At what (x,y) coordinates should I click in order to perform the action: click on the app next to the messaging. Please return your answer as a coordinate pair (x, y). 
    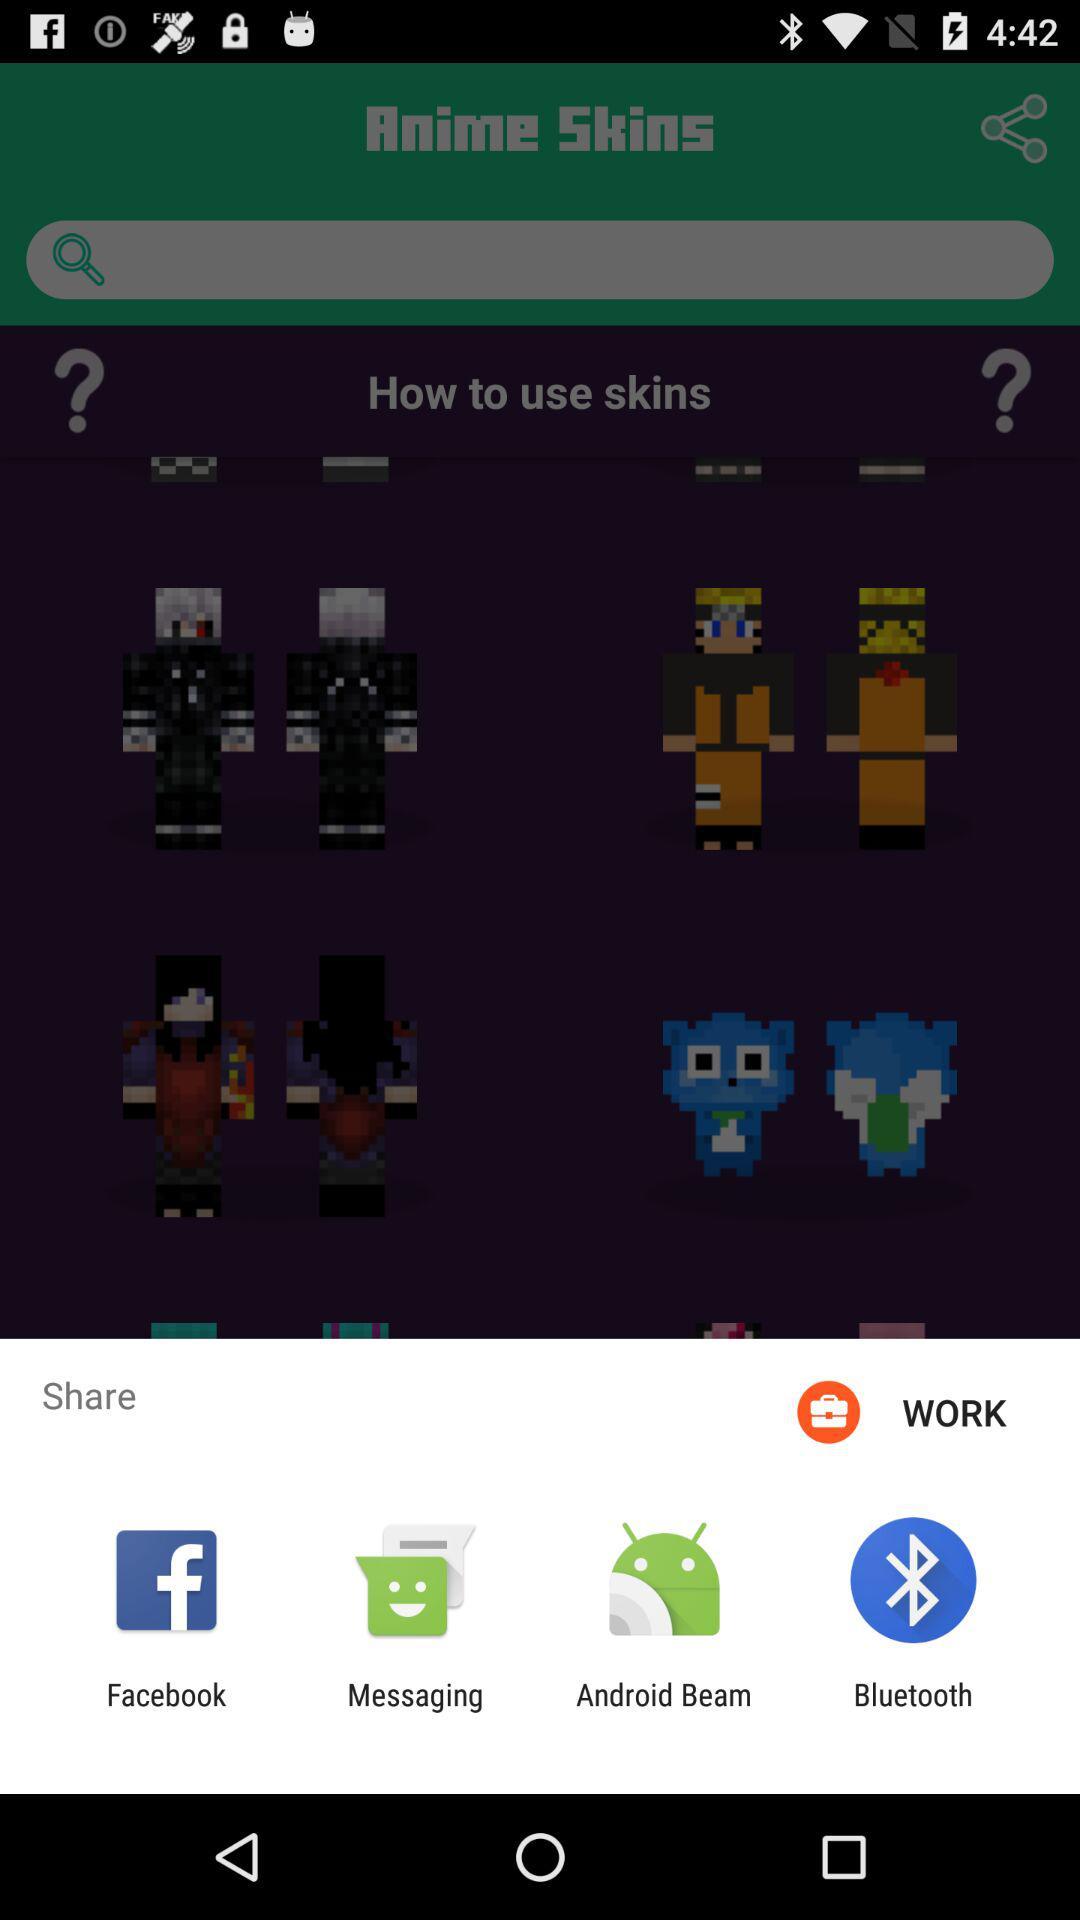
    Looking at the image, I should click on (165, 1711).